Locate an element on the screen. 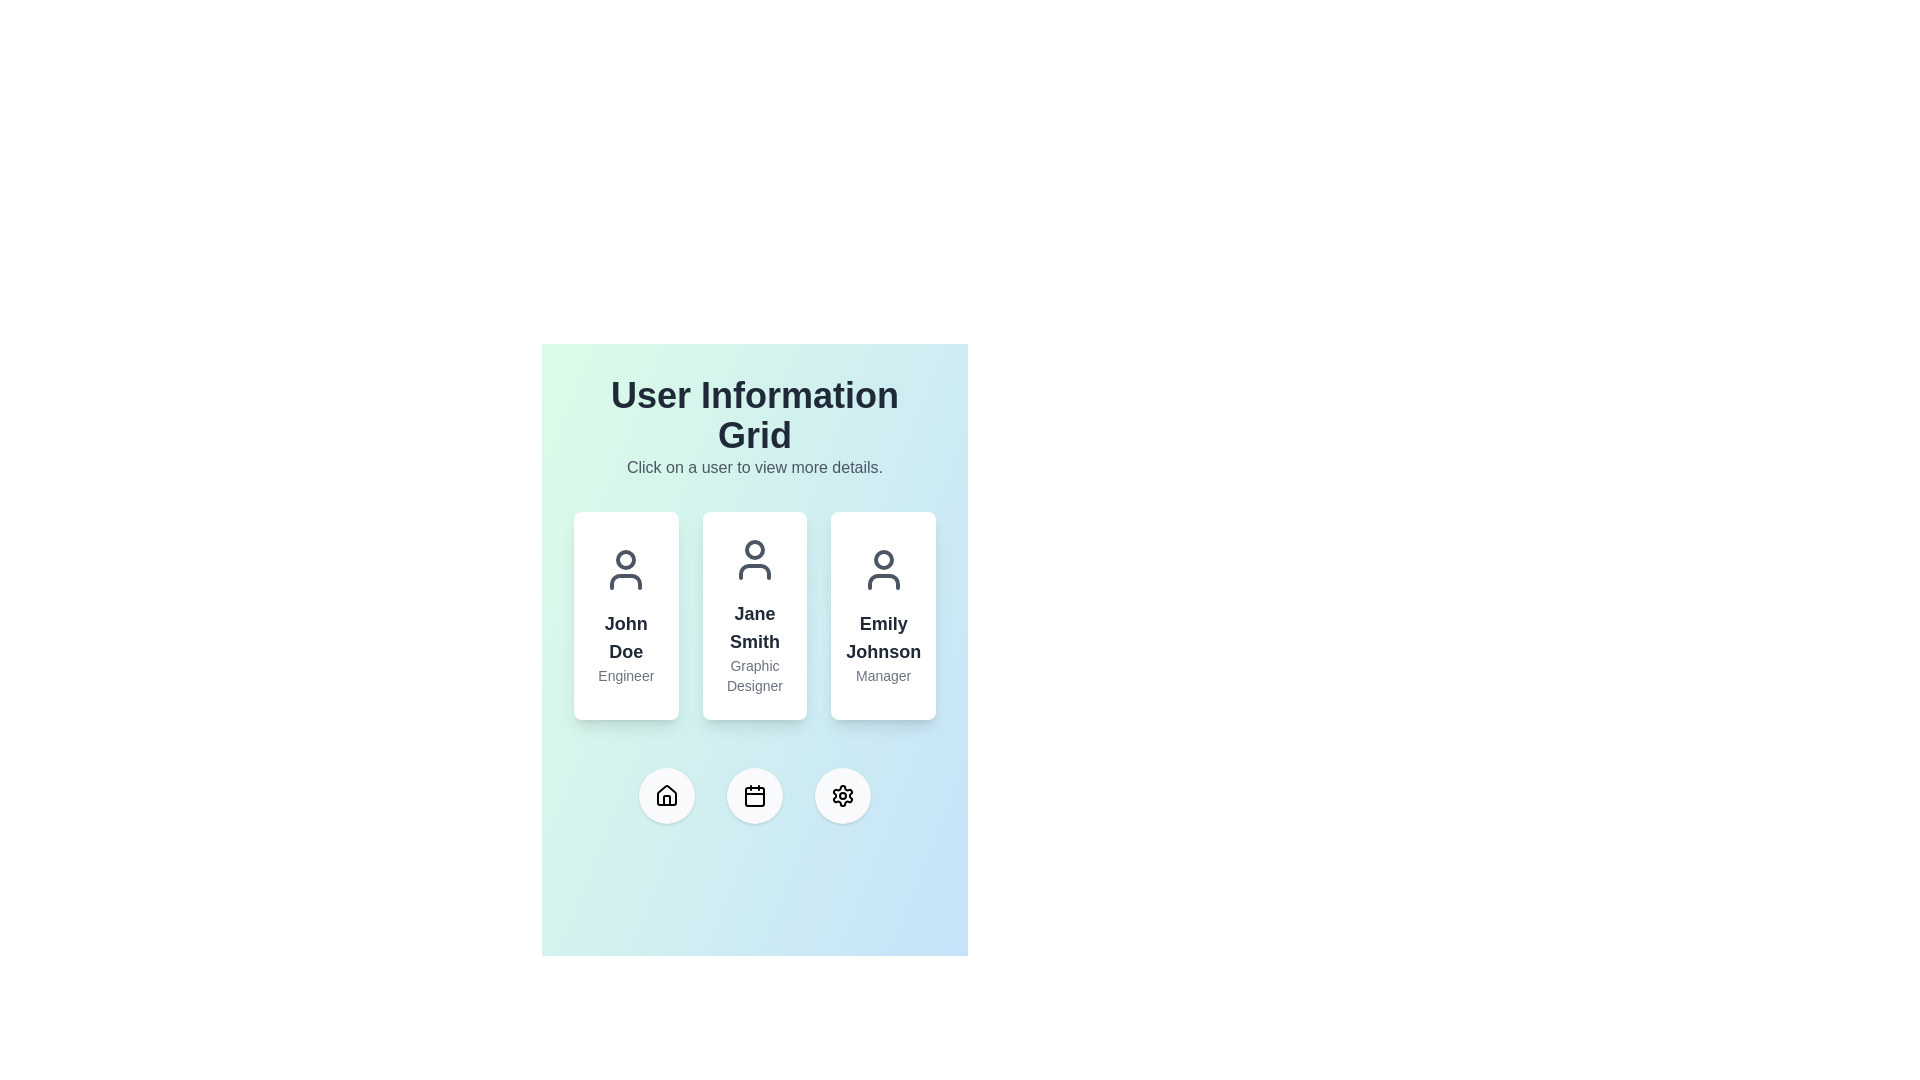 Image resolution: width=1920 pixels, height=1080 pixels. the house icon button, which is the leftmost button in a horizontal arrangement below the user information cards is located at coordinates (667, 794).